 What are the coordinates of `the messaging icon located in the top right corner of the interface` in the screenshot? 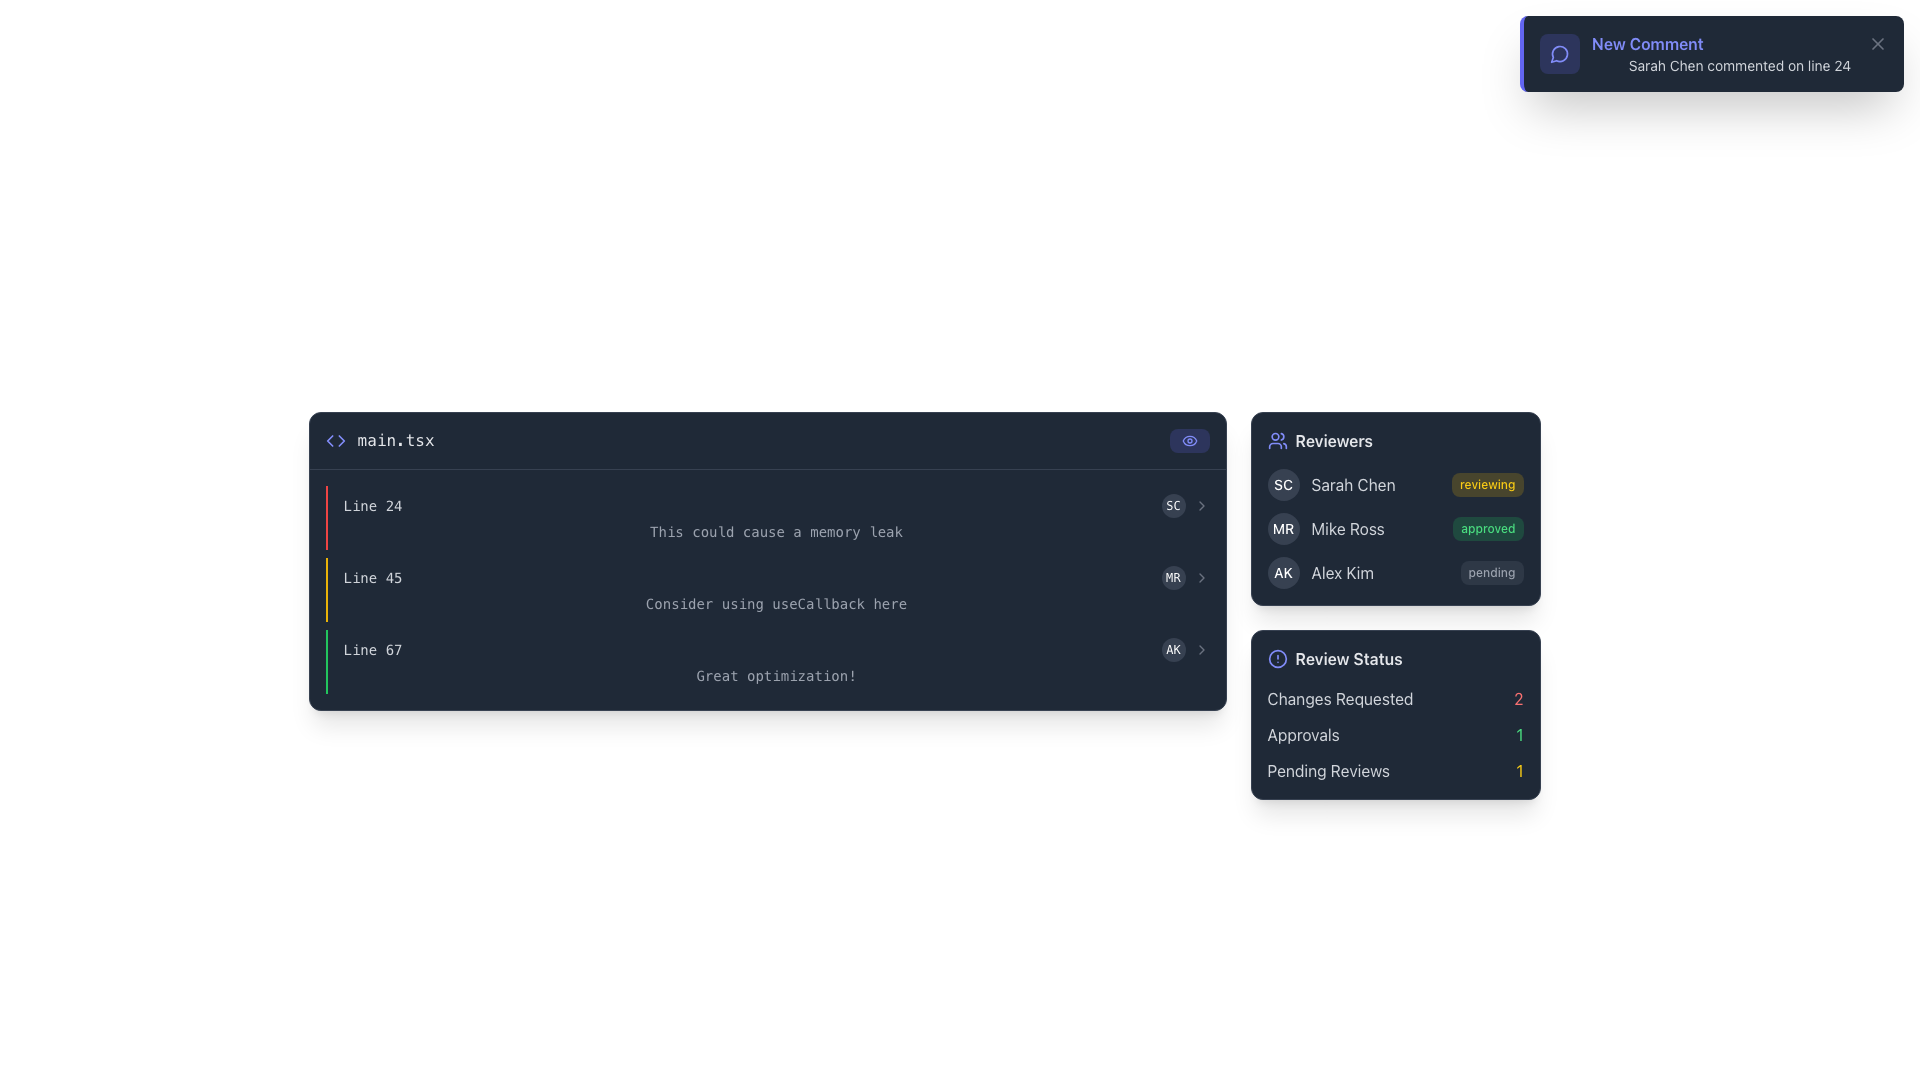 It's located at (1559, 53).